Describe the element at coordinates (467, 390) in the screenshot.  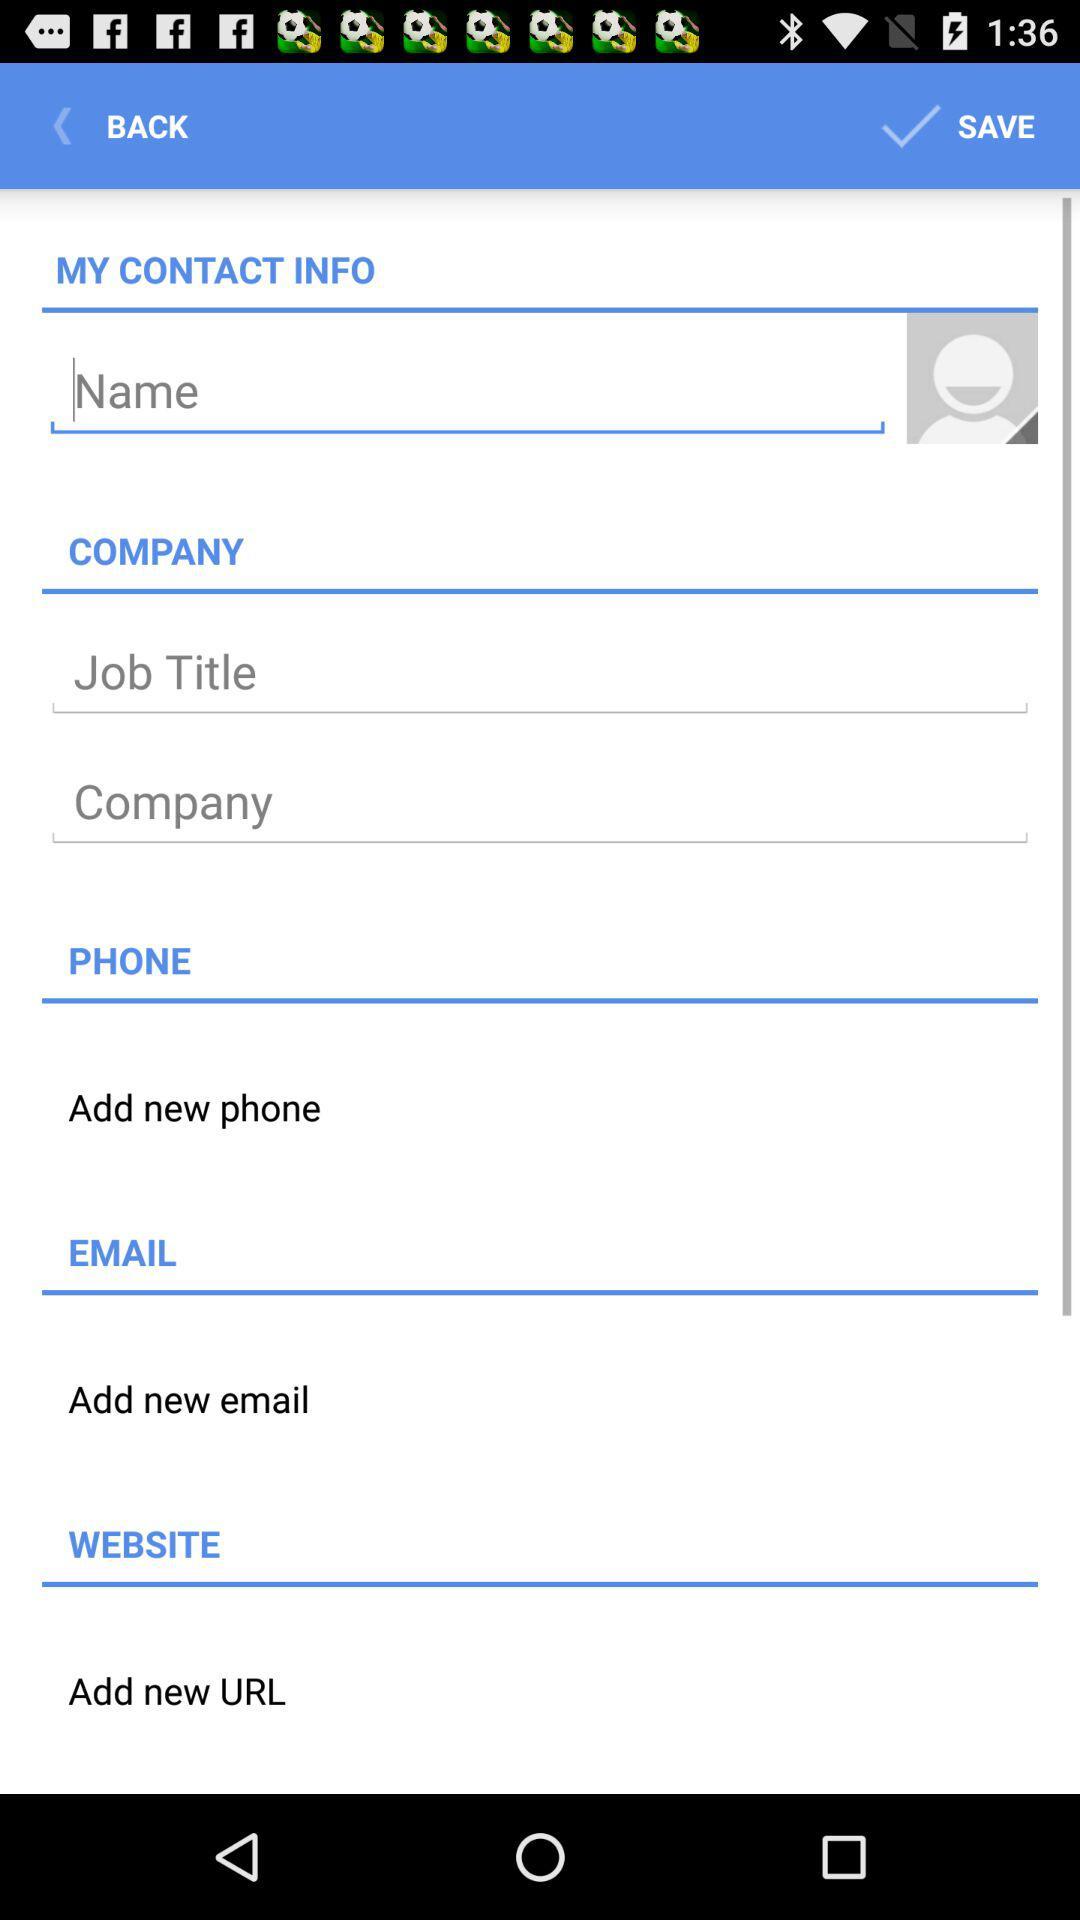
I see `name input area` at that location.